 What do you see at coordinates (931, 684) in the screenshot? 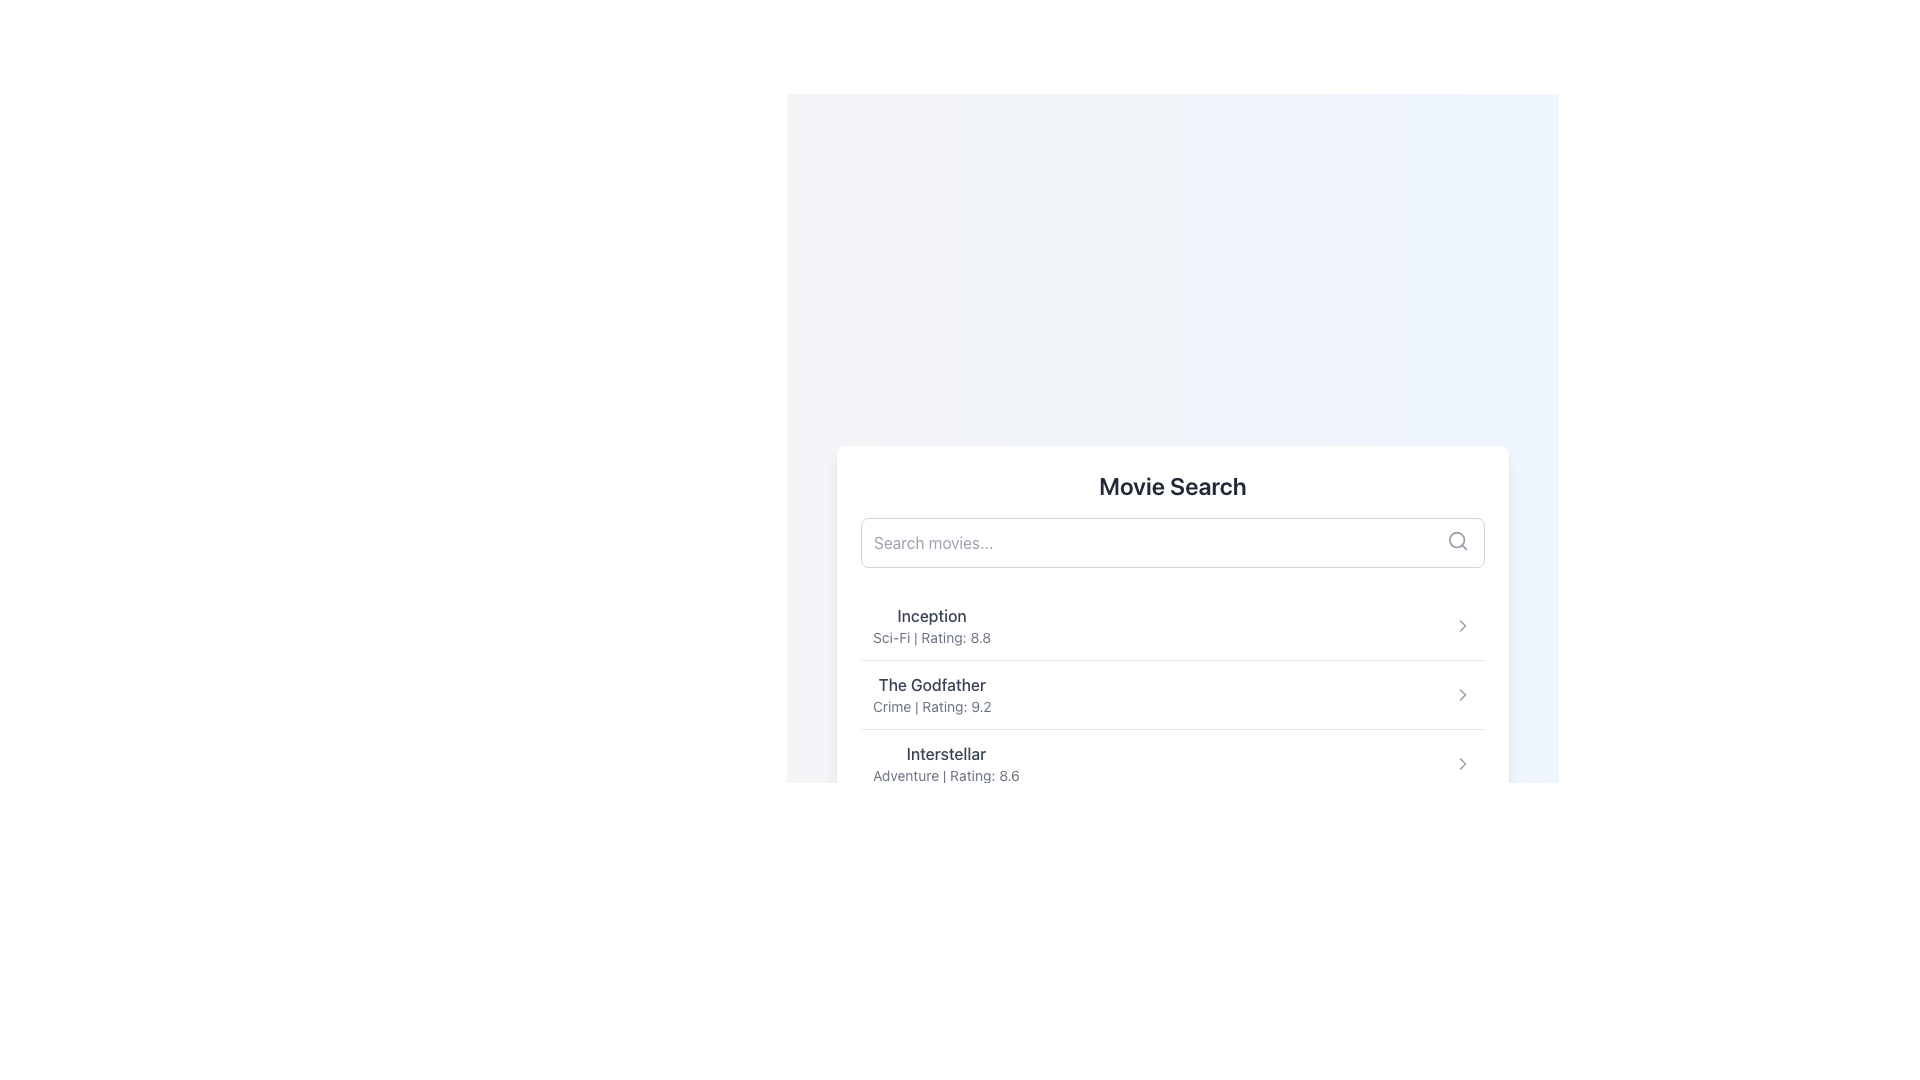
I see `the text label displaying the title 'The Godfather', which is located at the top of the second movie's box in the 'Movie Search' section` at bounding box center [931, 684].